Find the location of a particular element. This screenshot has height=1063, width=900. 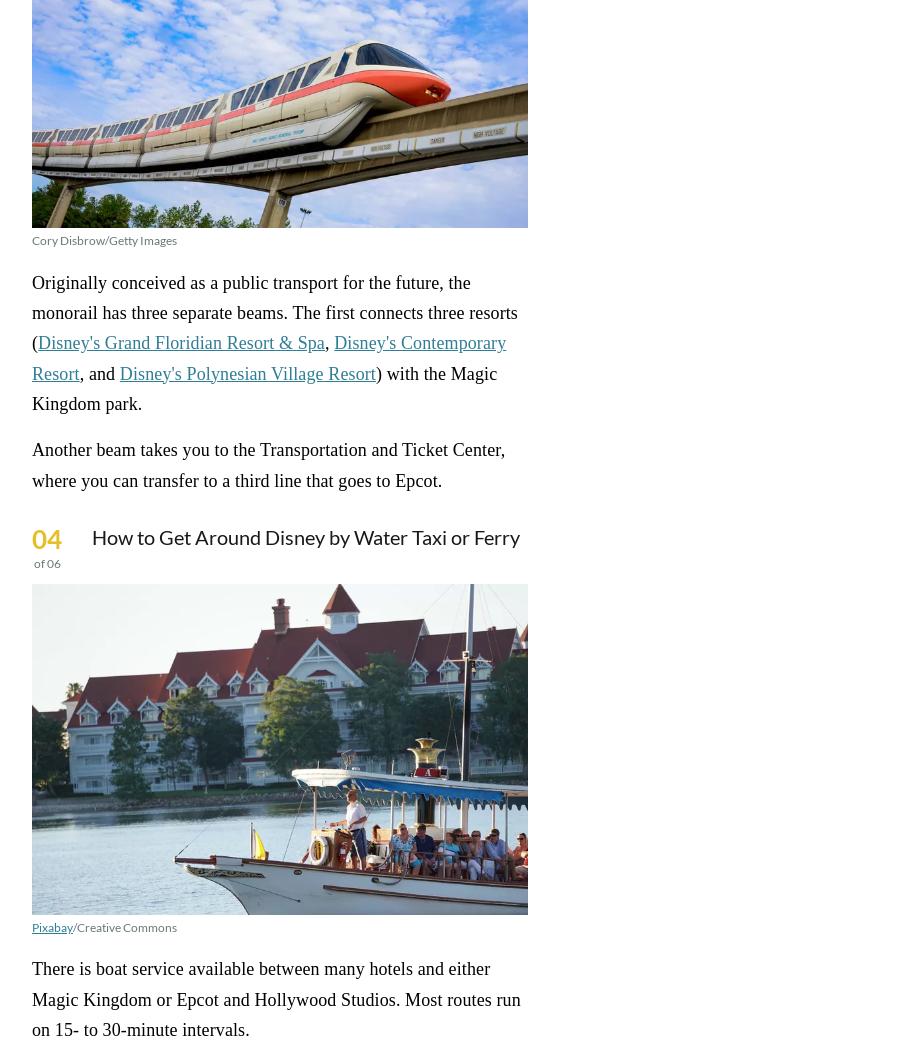

'Disney's Contemporary Resort' is located at coordinates (268, 358).